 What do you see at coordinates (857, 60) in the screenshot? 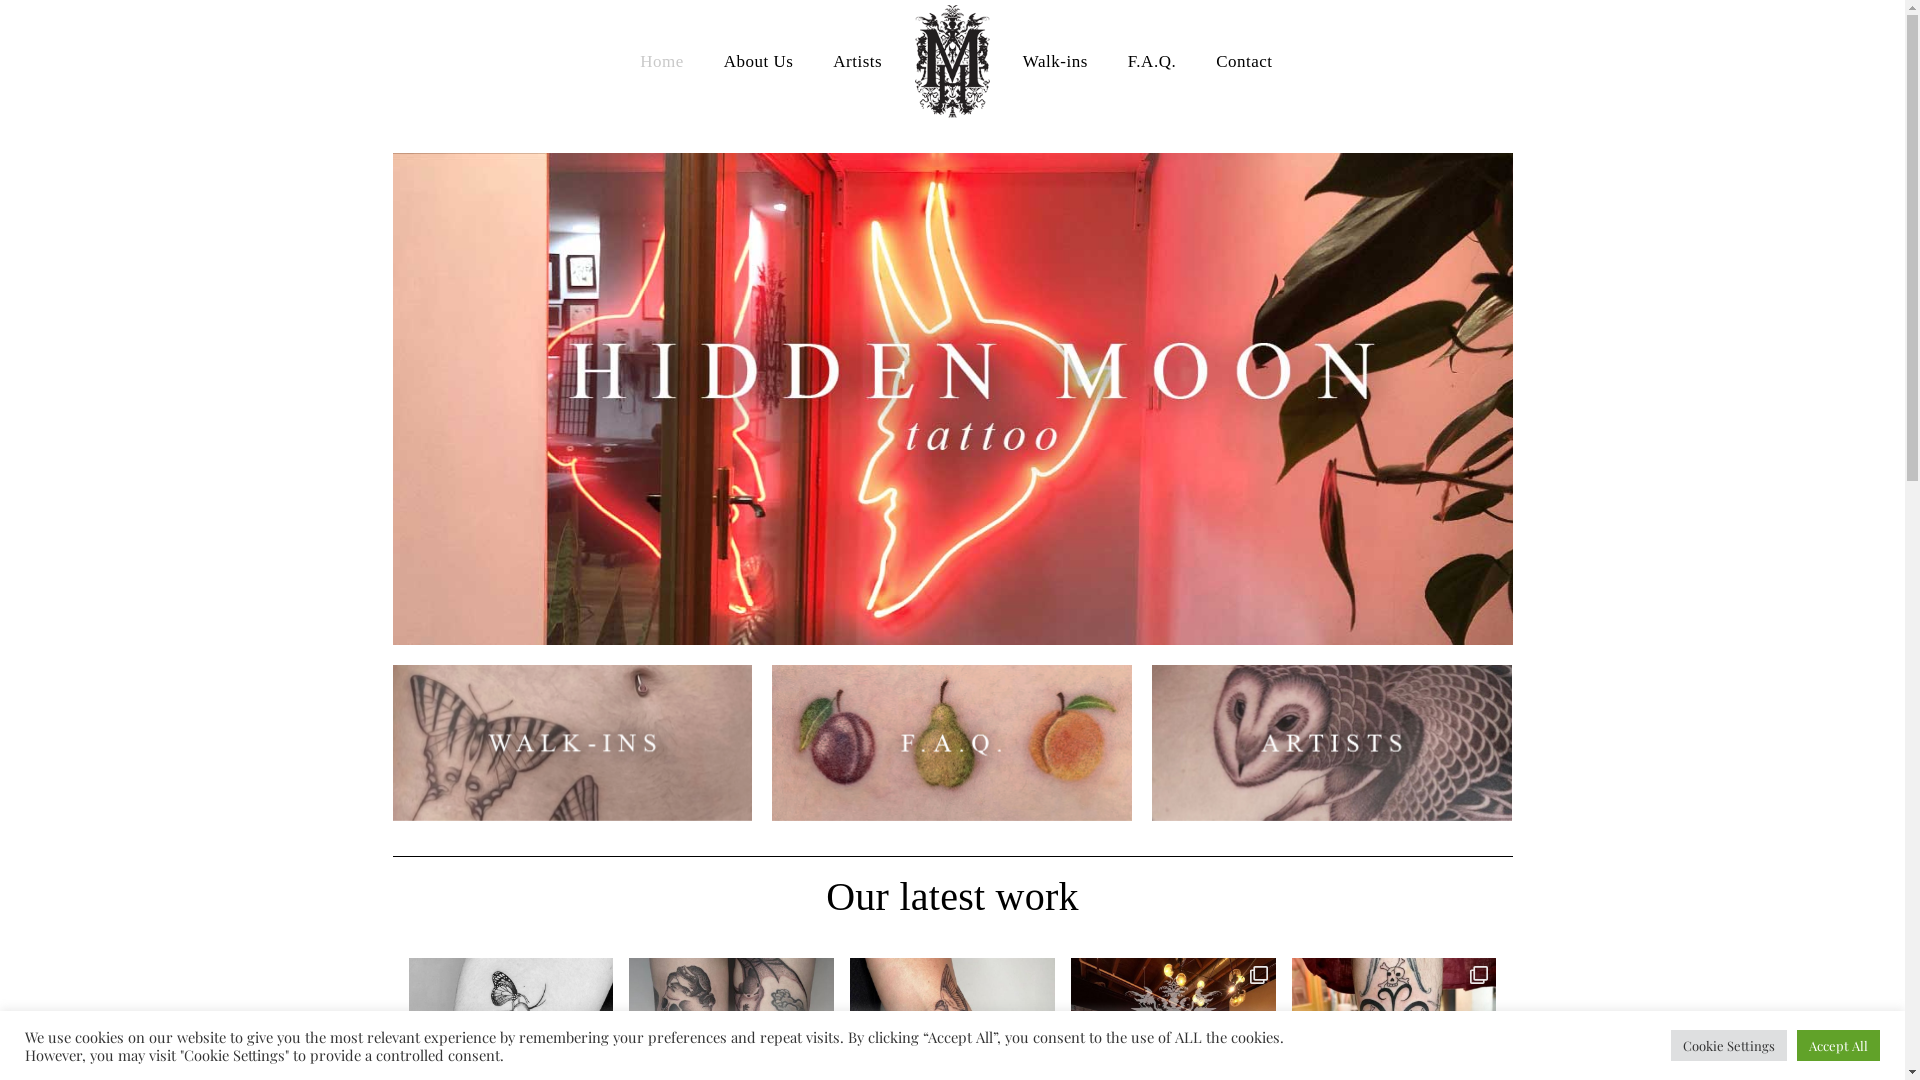
I see `'Artists'` at bounding box center [857, 60].